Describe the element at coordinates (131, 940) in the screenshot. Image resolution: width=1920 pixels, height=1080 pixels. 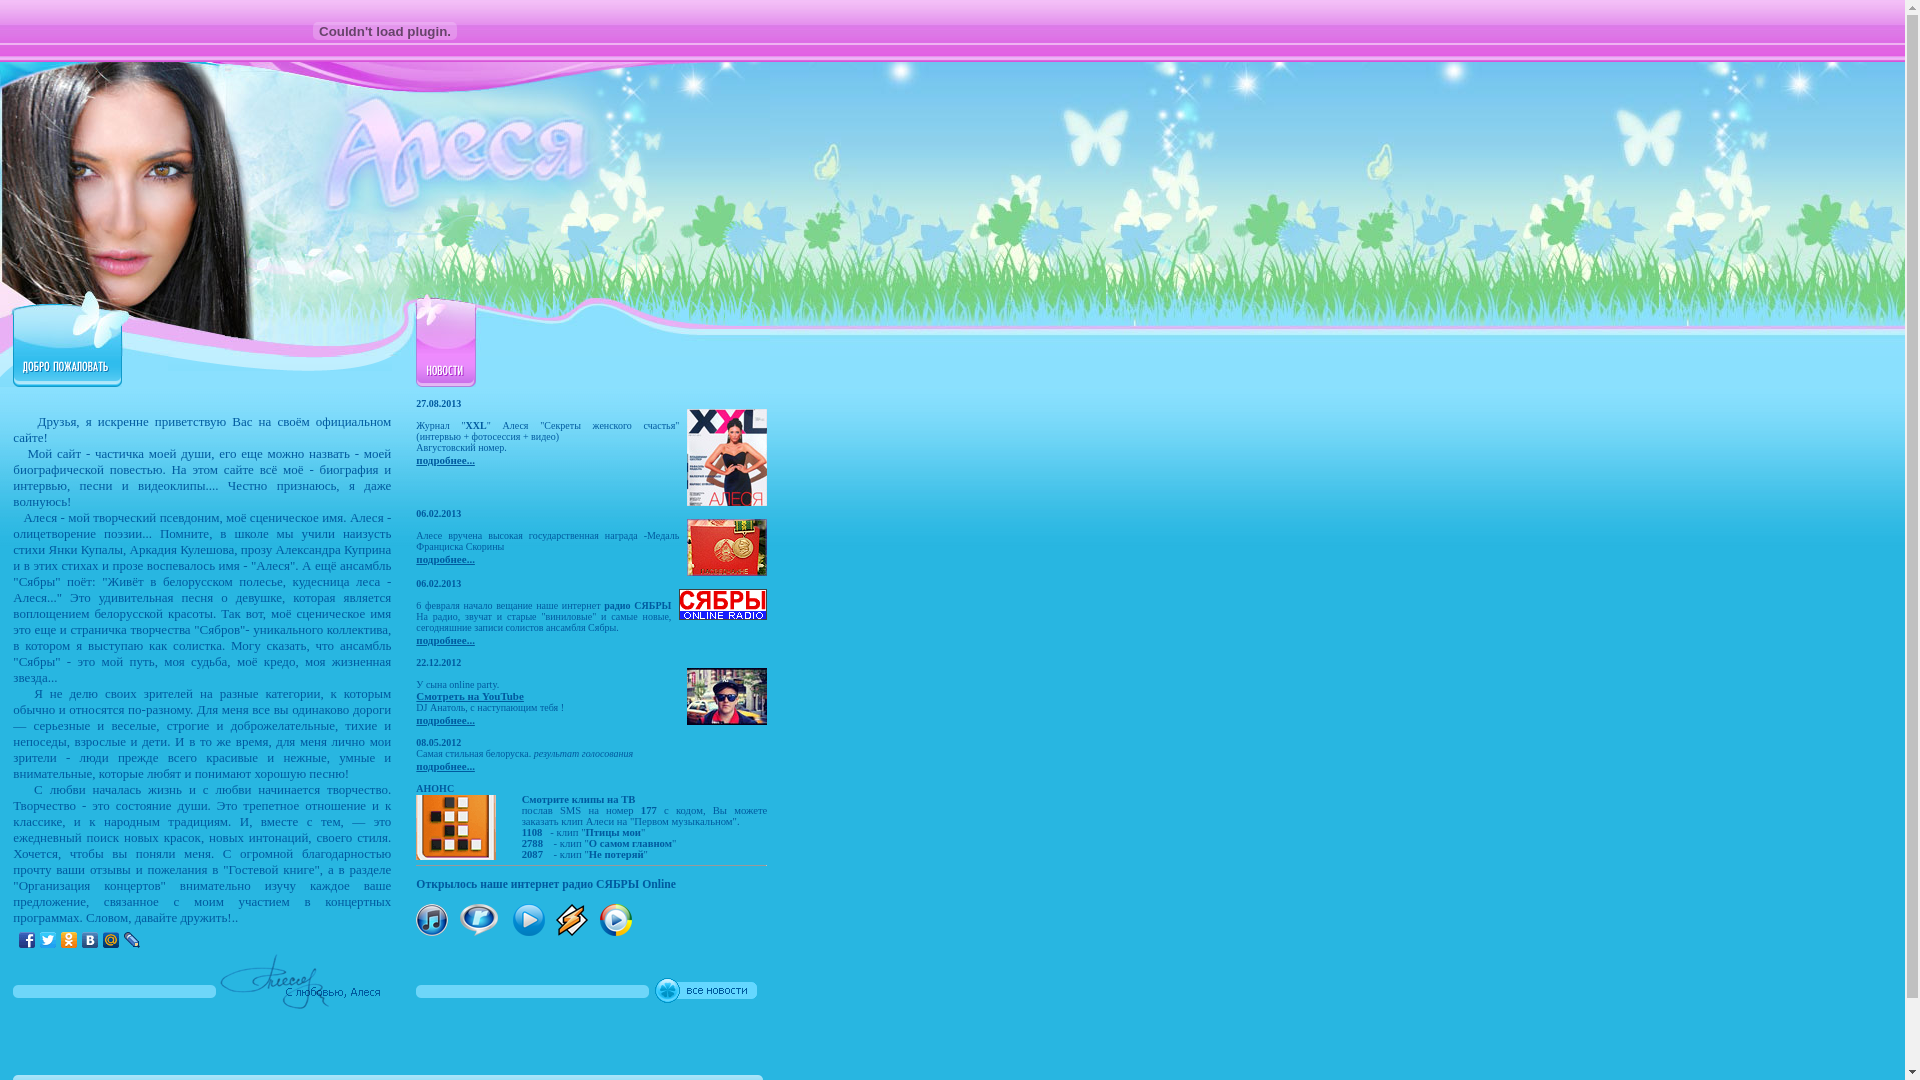
I see `'LiveJournal'` at that location.